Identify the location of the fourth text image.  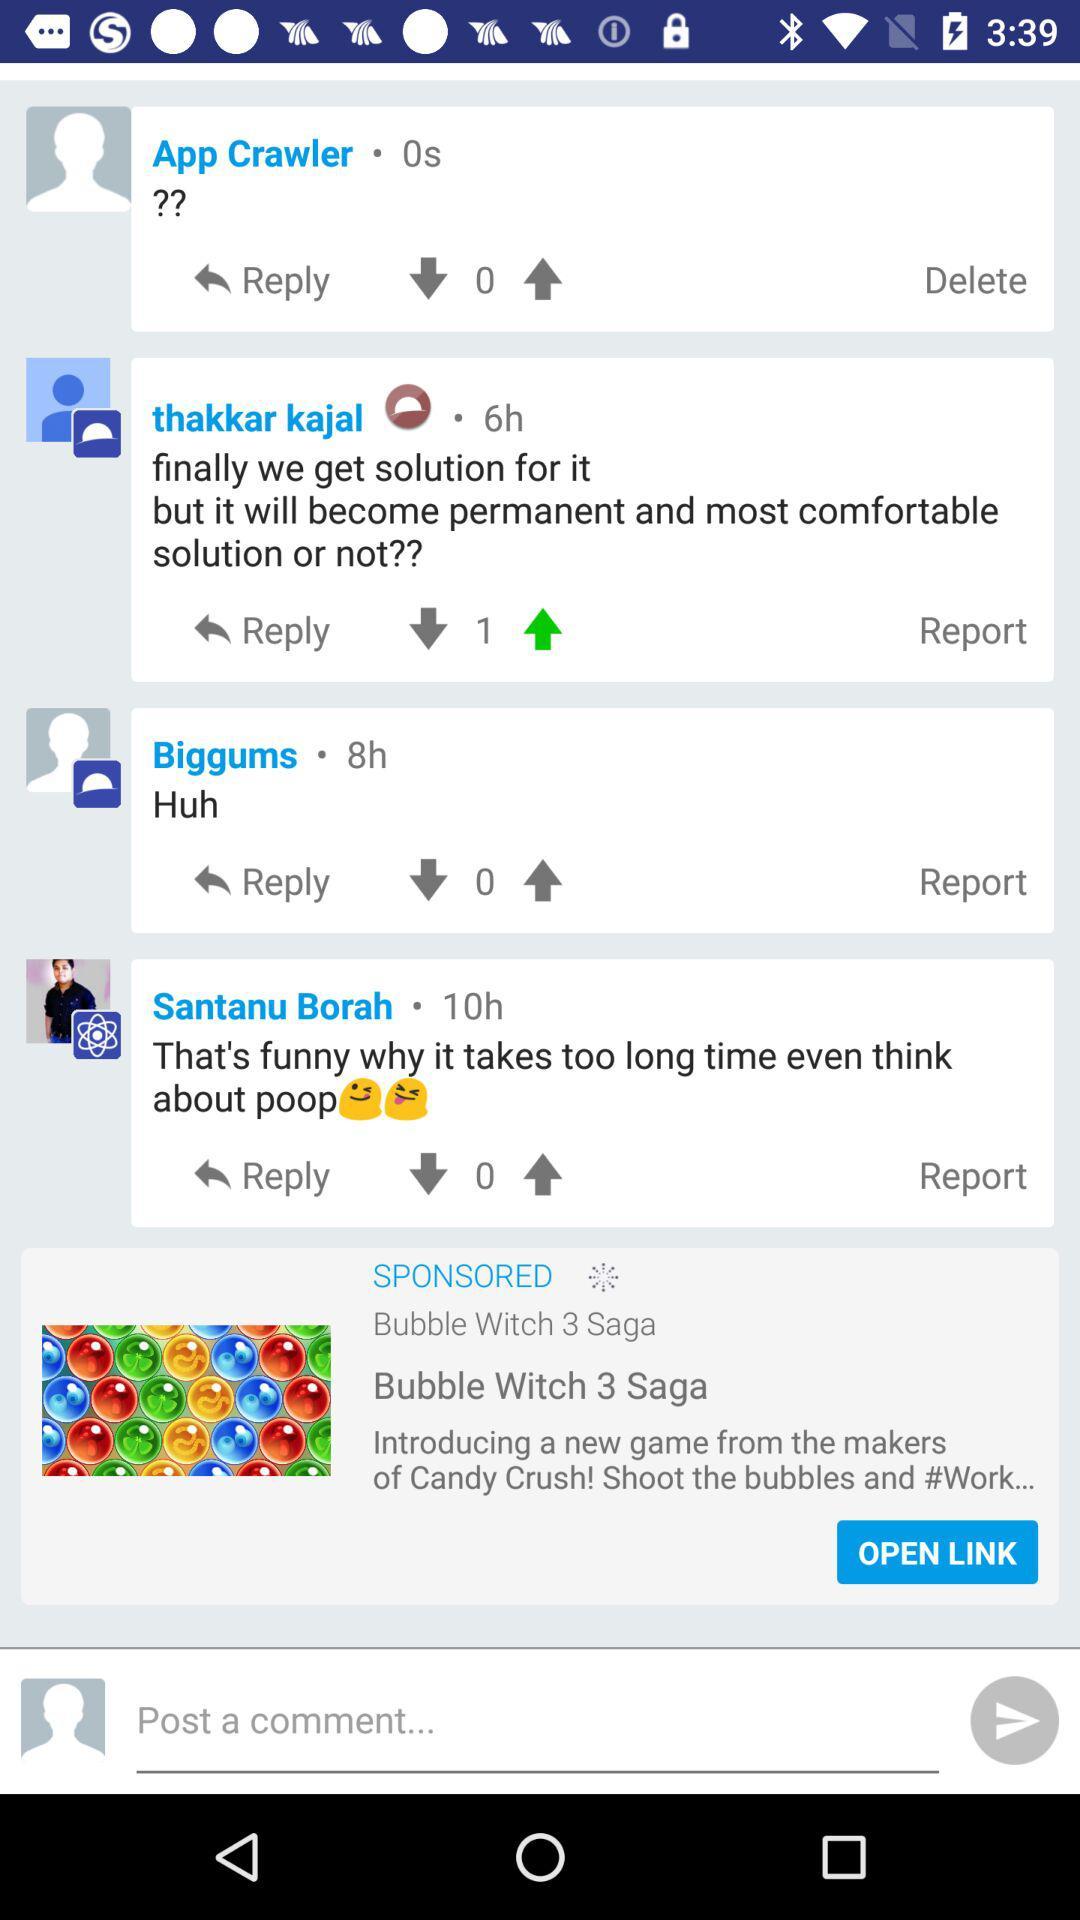
(77, 1011).